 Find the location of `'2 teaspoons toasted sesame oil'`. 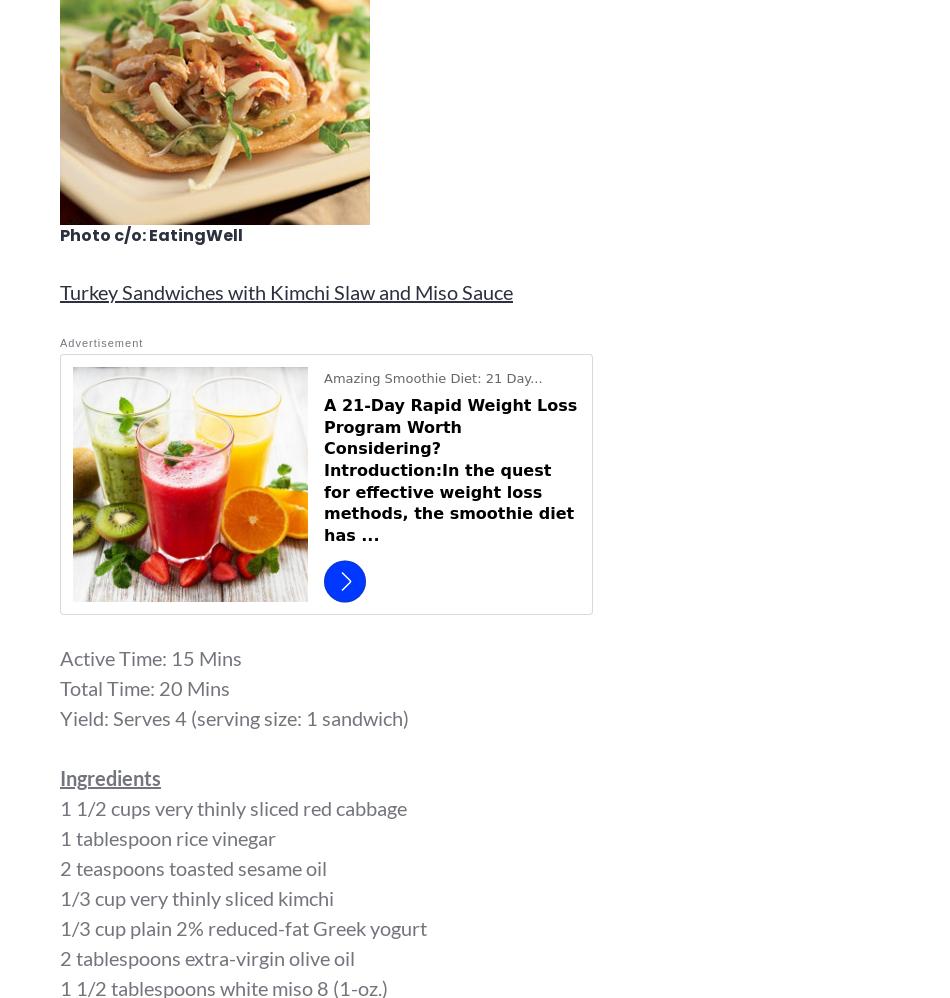

'2 teaspoons toasted sesame oil' is located at coordinates (193, 866).